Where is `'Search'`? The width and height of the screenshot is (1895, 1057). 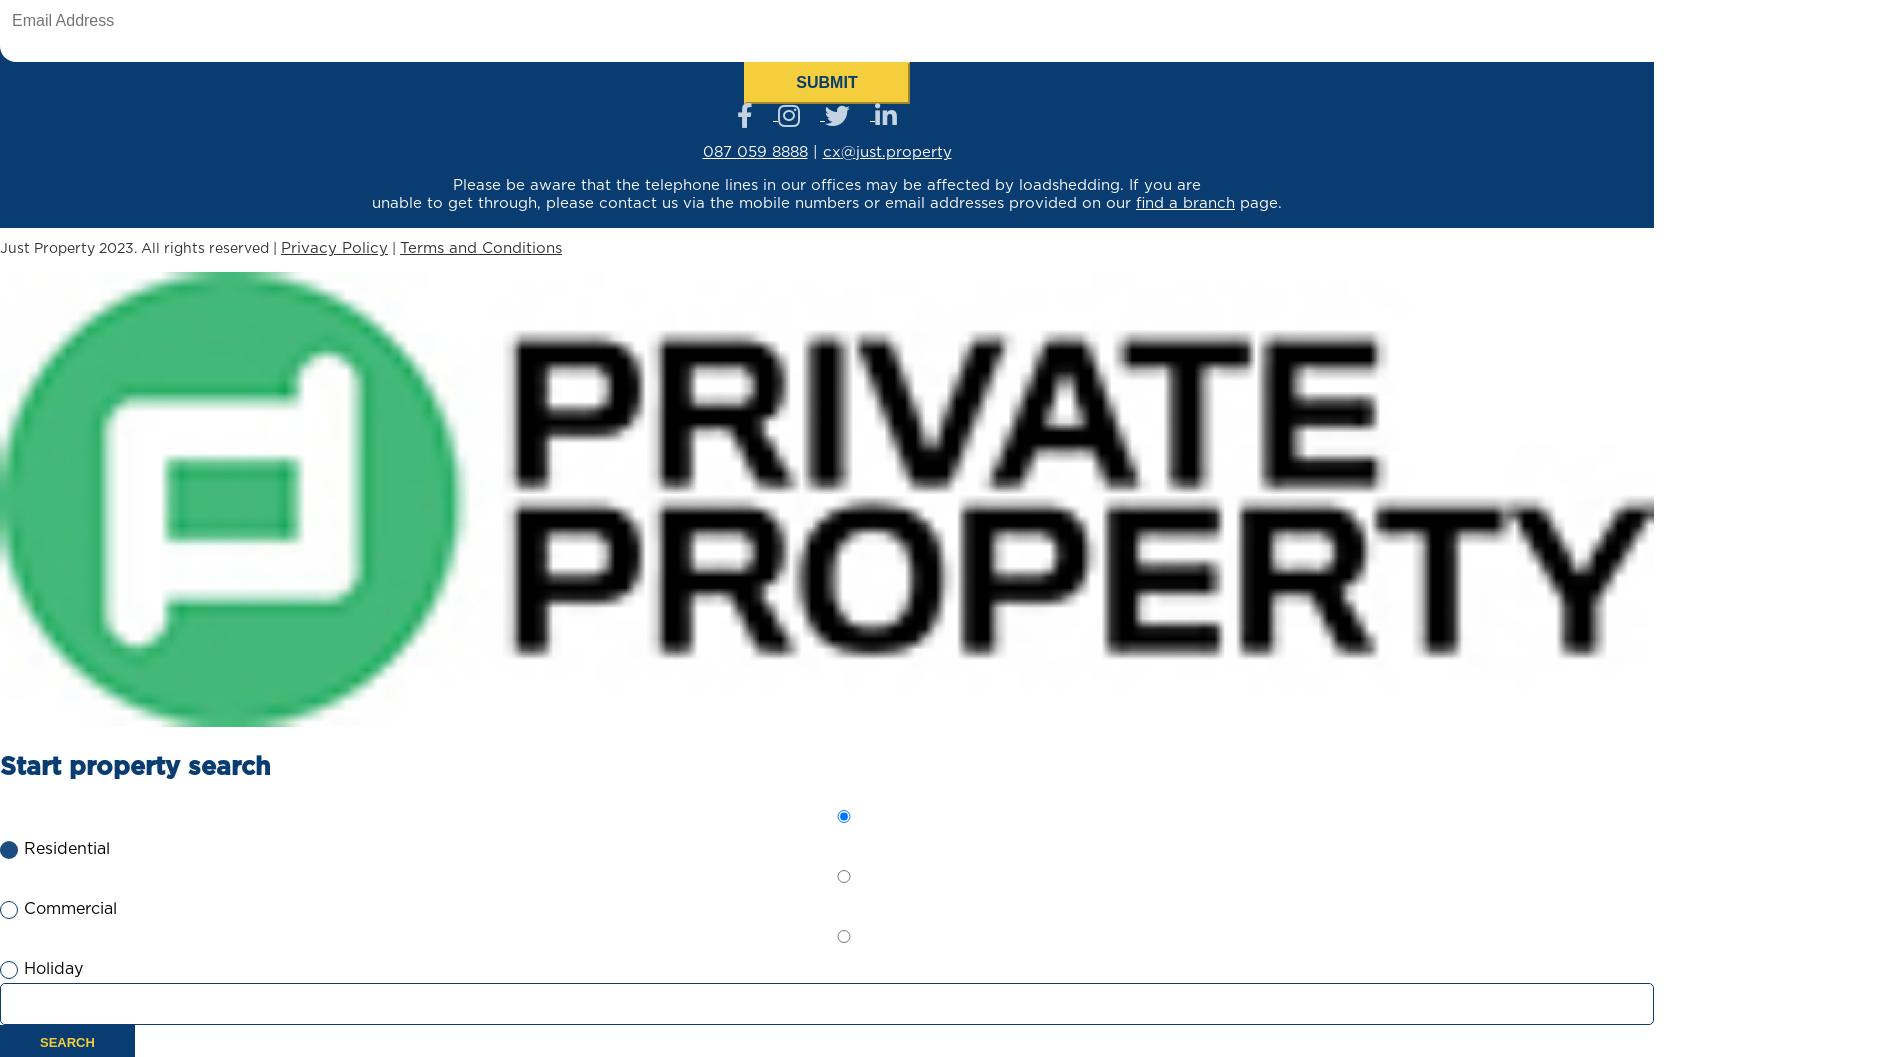 'Search' is located at coordinates (67, 1041).